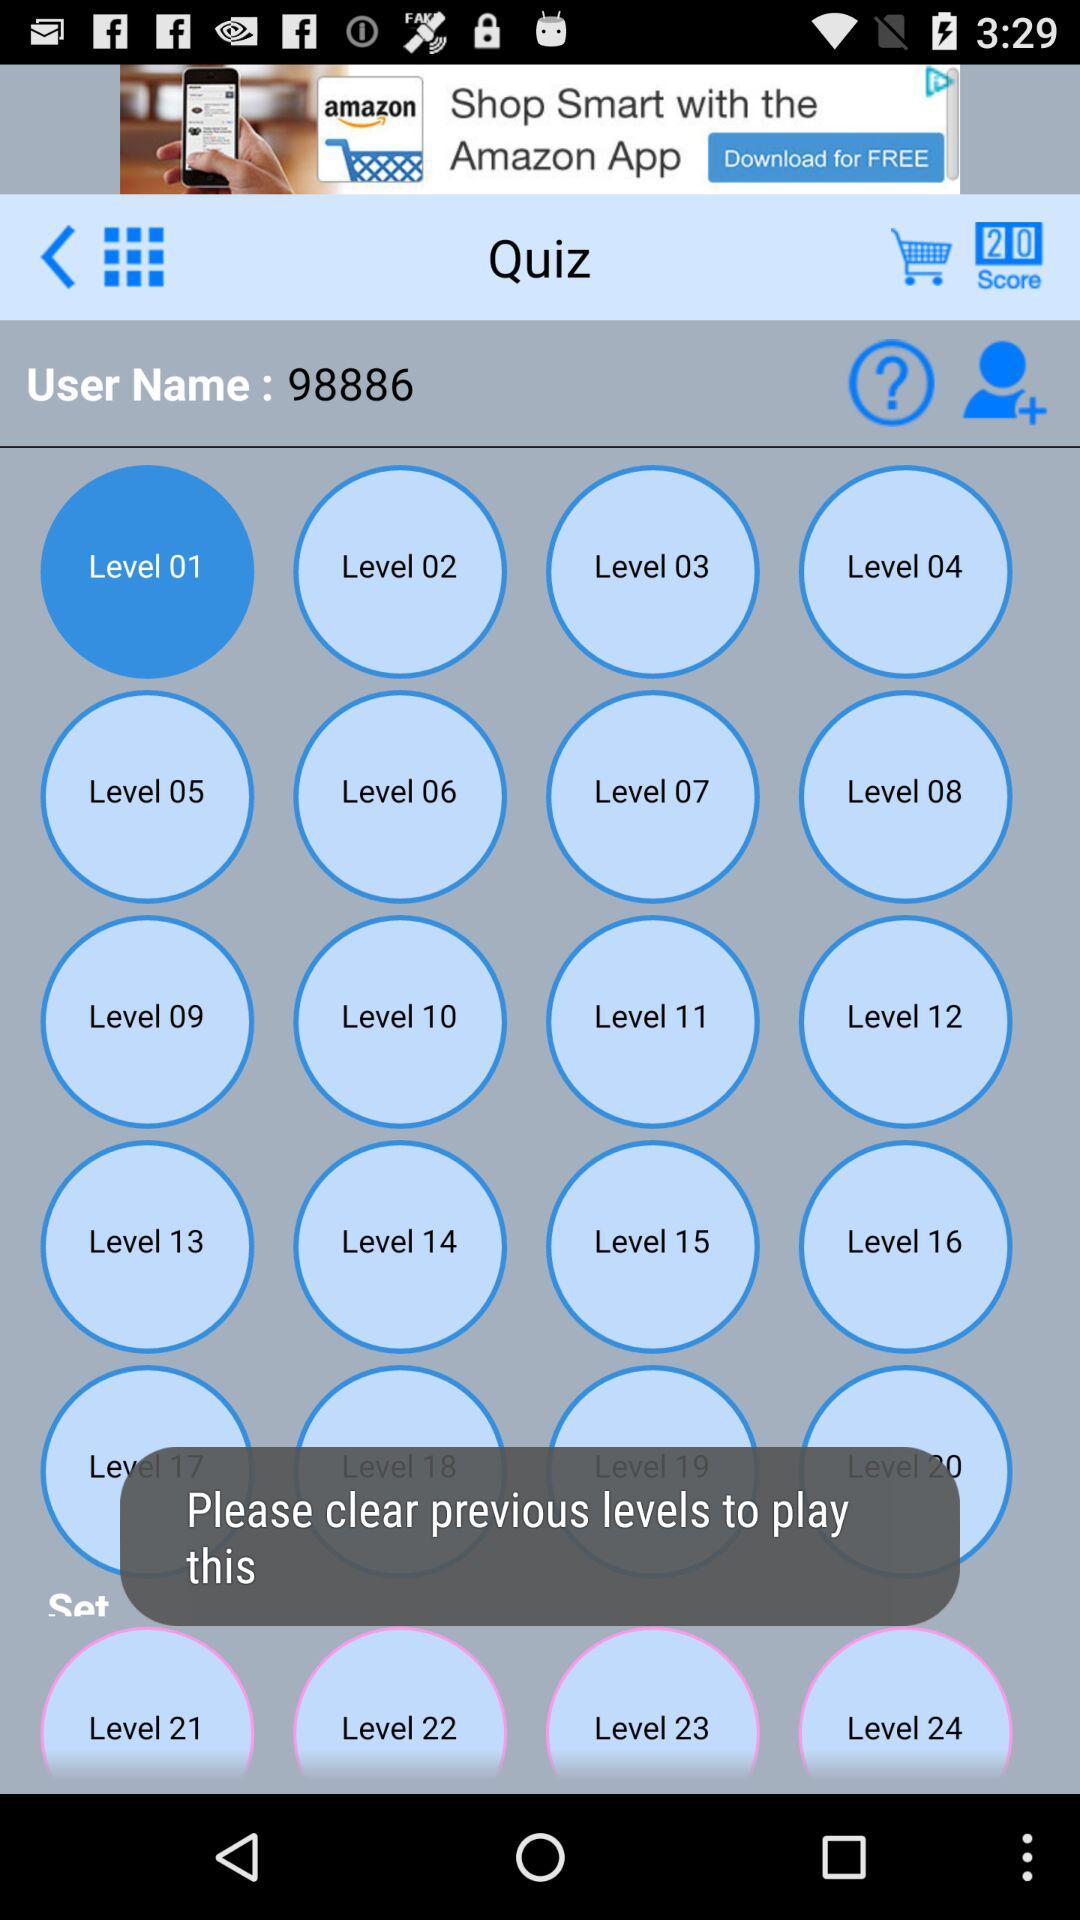  Describe the element at coordinates (540, 127) in the screenshot. I see `advertisement` at that location.